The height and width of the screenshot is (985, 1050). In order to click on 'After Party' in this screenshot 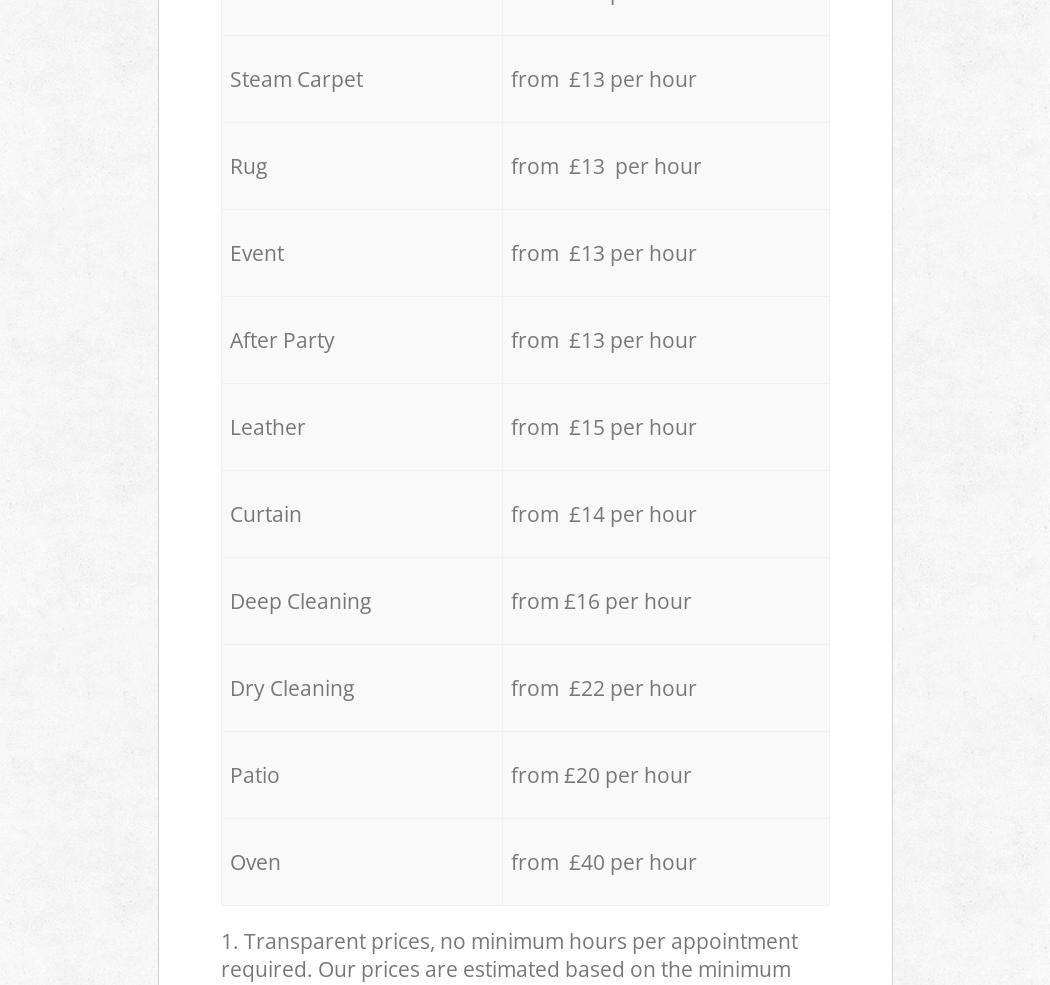, I will do `click(280, 339)`.